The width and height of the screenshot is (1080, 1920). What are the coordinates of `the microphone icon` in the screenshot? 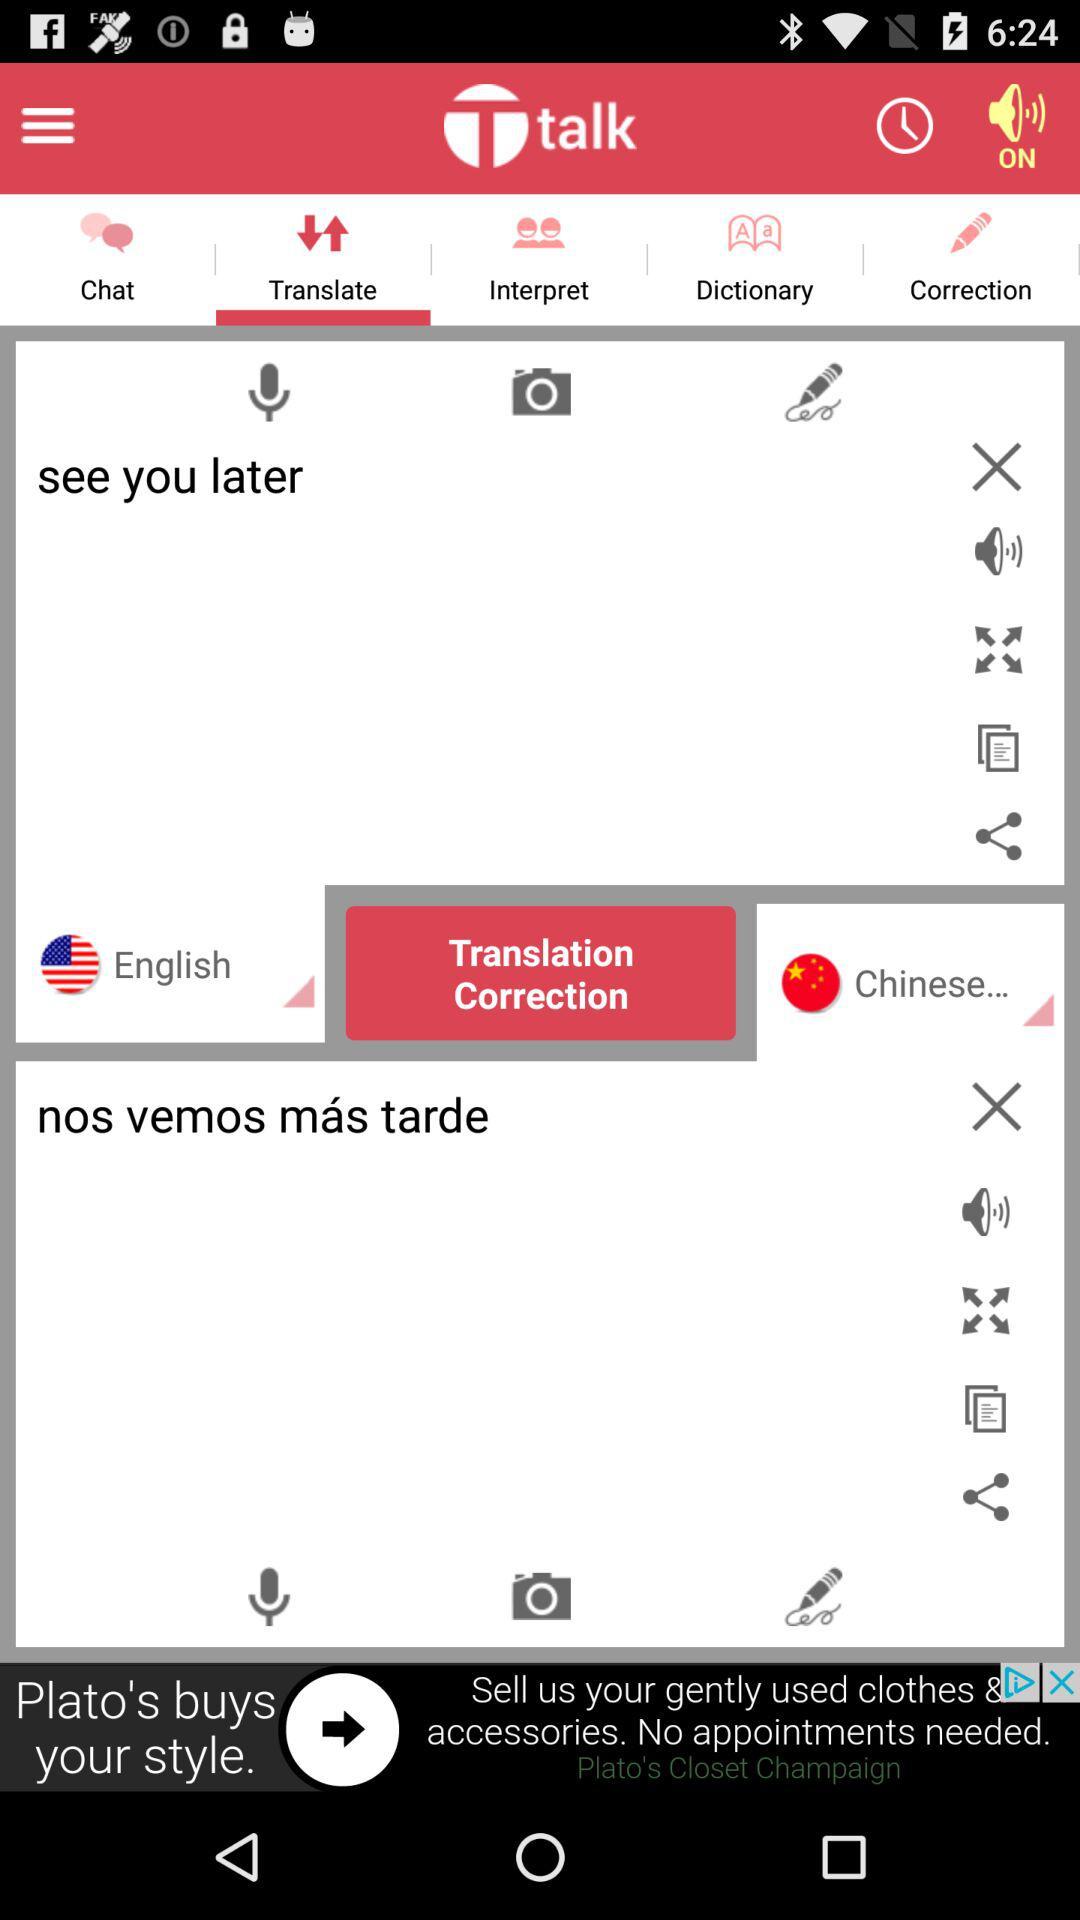 It's located at (267, 418).